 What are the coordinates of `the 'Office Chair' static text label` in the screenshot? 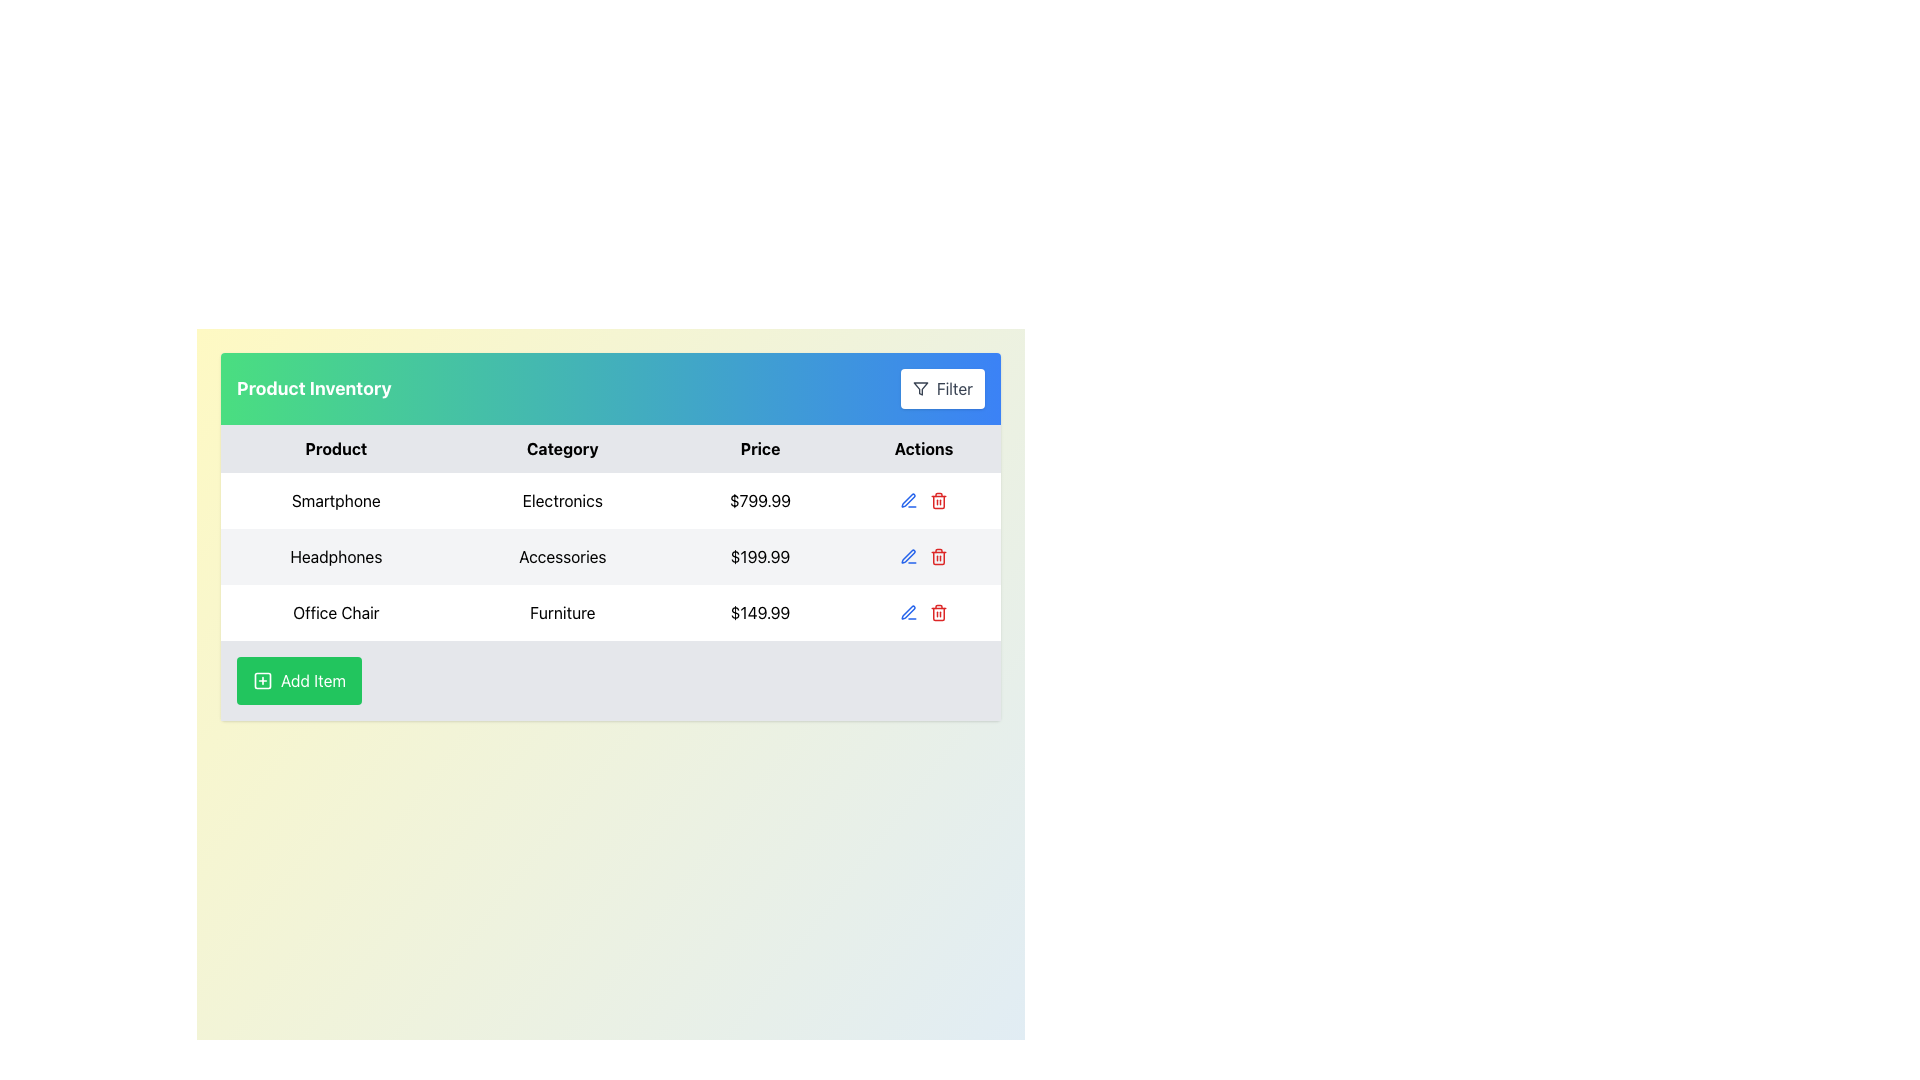 It's located at (336, 612).